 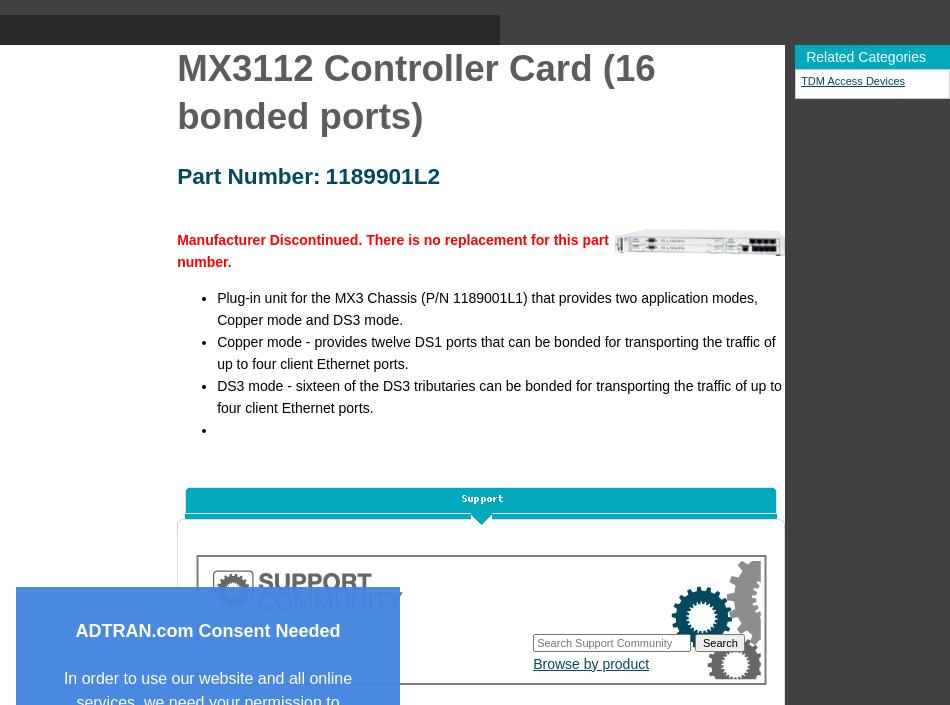 What do you see at coordinates (590, 662) in the screenshot?
I see `'Browse by product'` at bounding box center [590, 662].